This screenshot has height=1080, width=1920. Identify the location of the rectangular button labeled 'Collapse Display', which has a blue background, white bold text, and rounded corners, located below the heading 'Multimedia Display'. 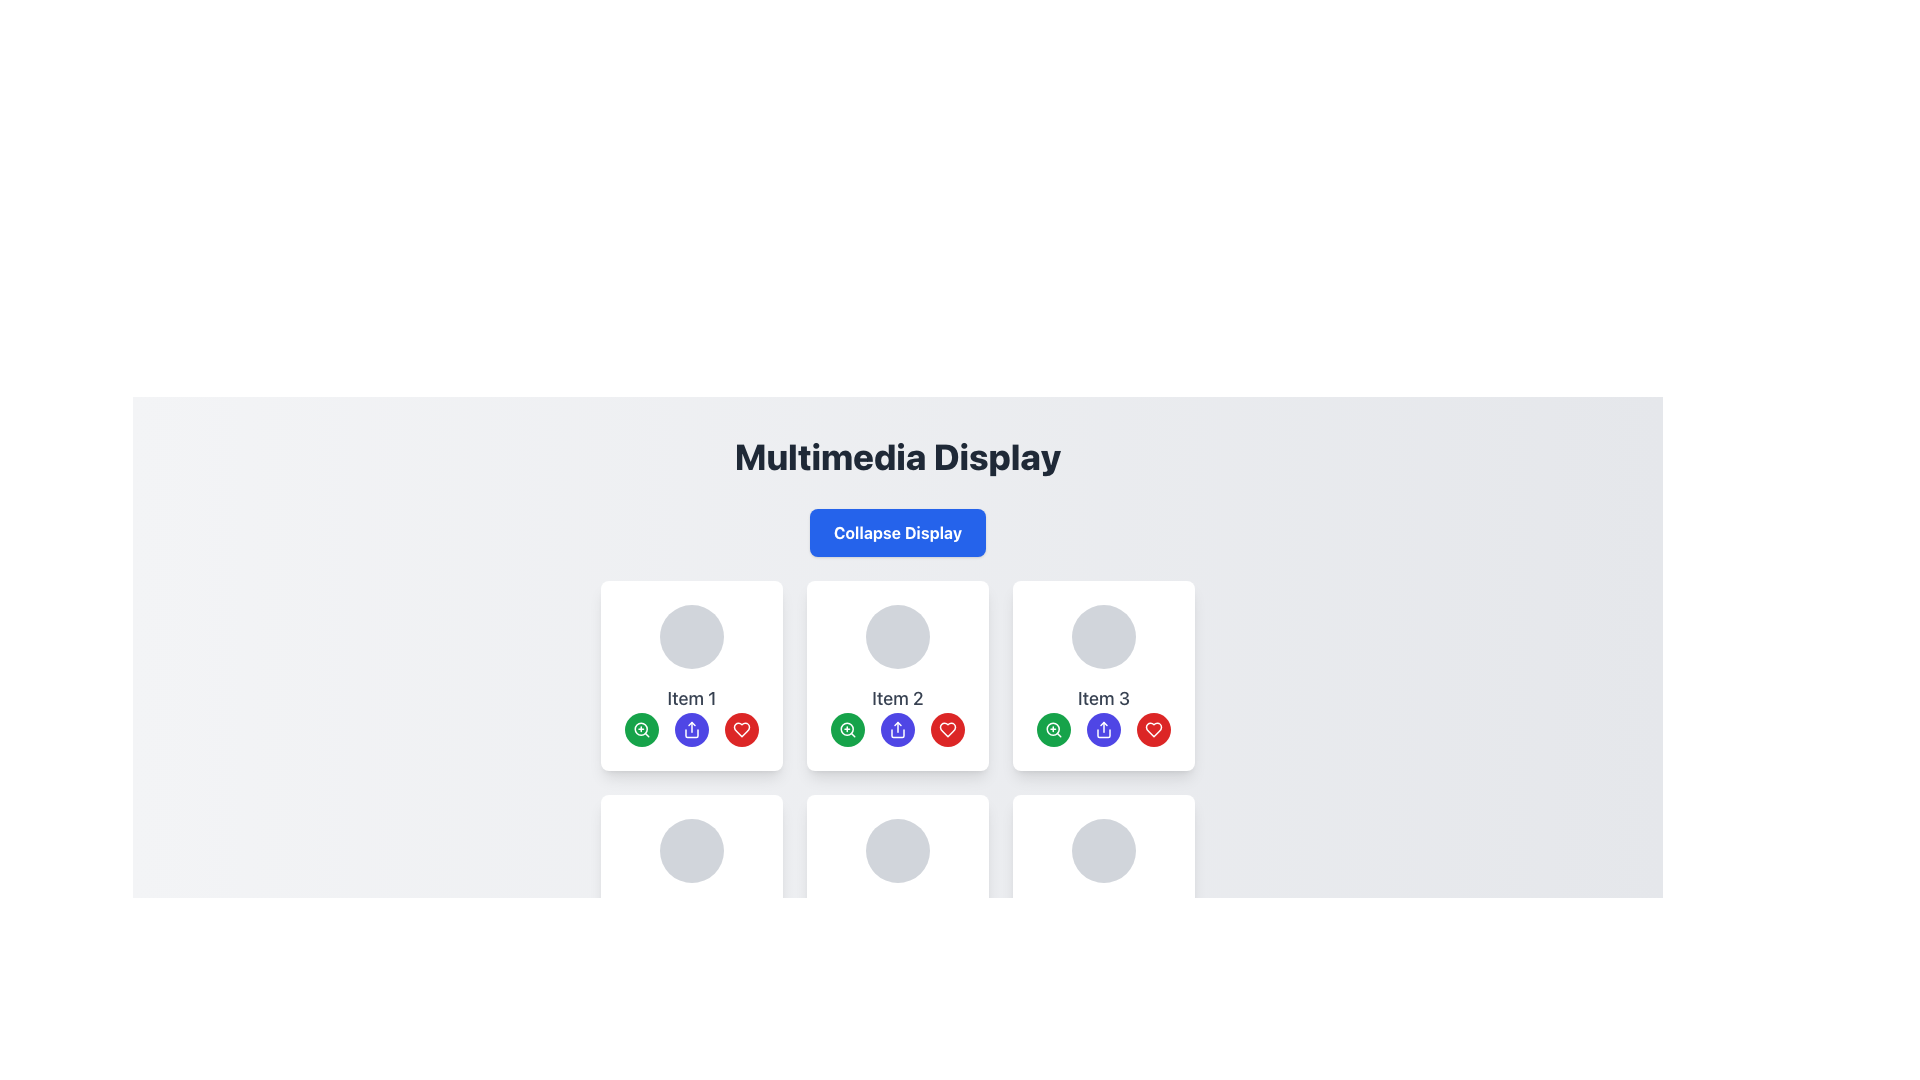
(896, 531).